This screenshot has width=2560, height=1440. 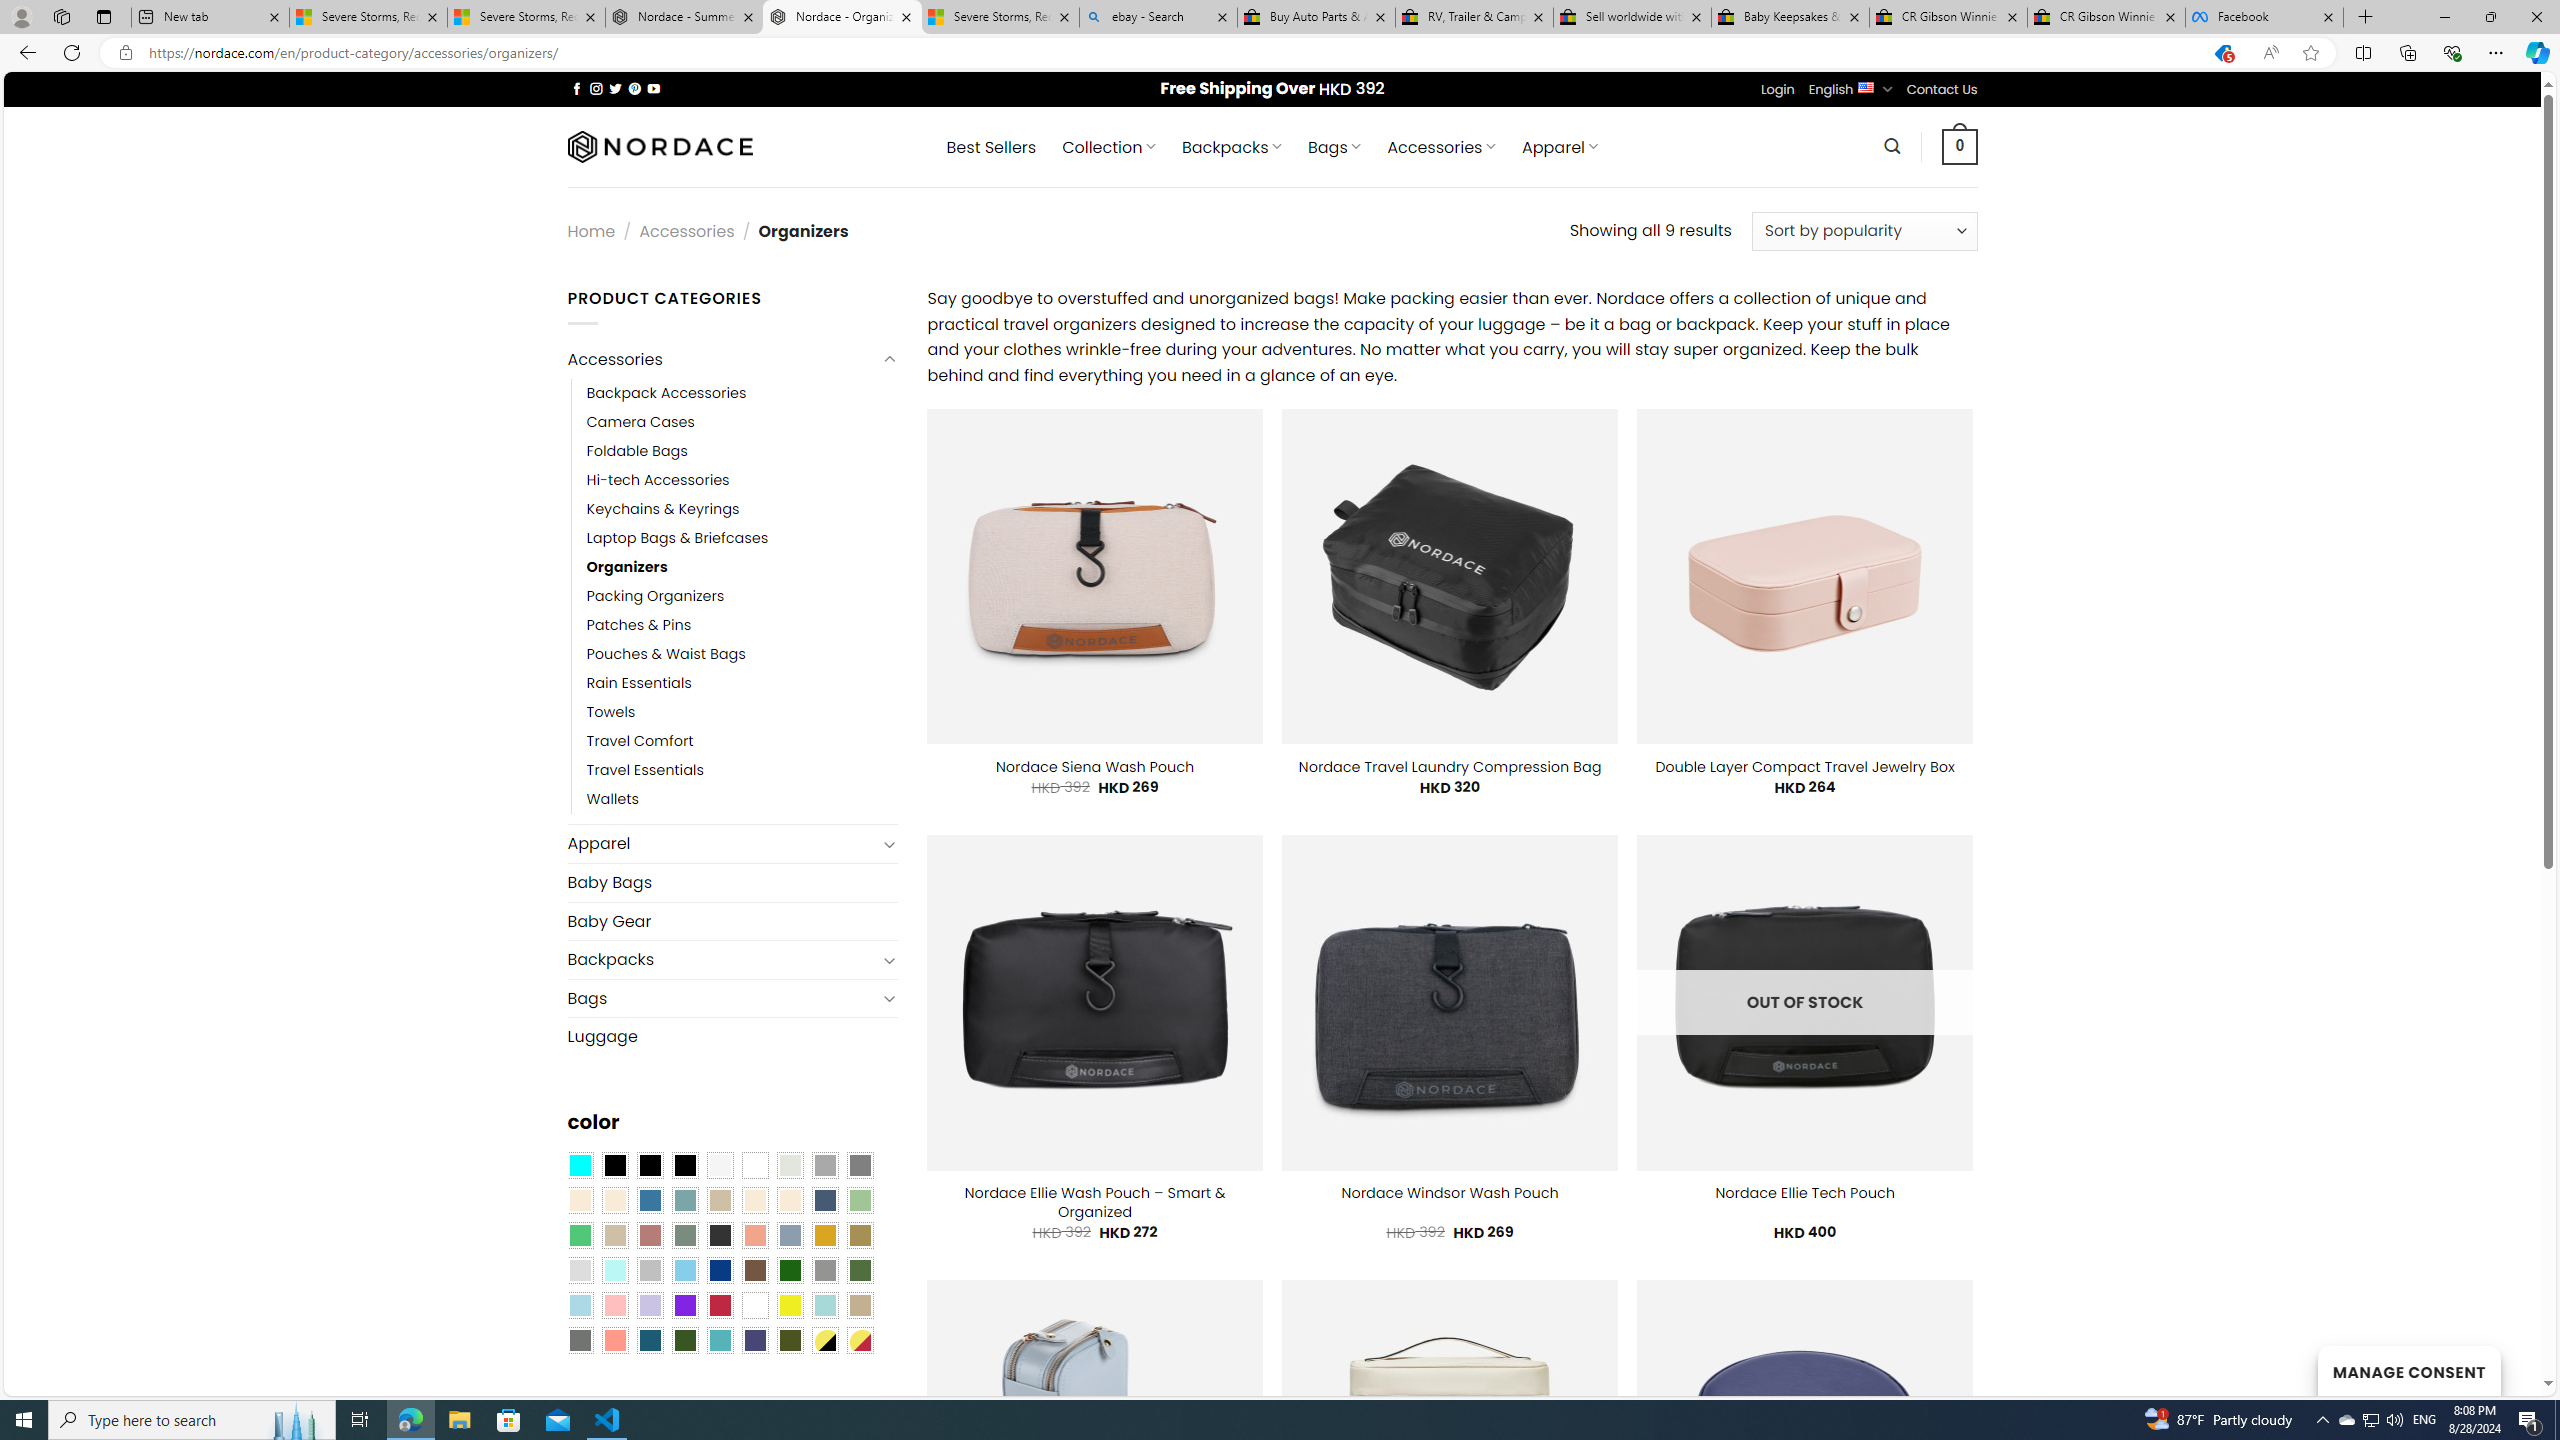 I want to click on 'Pouches & Waist Bags', so click(x=741, y=654).